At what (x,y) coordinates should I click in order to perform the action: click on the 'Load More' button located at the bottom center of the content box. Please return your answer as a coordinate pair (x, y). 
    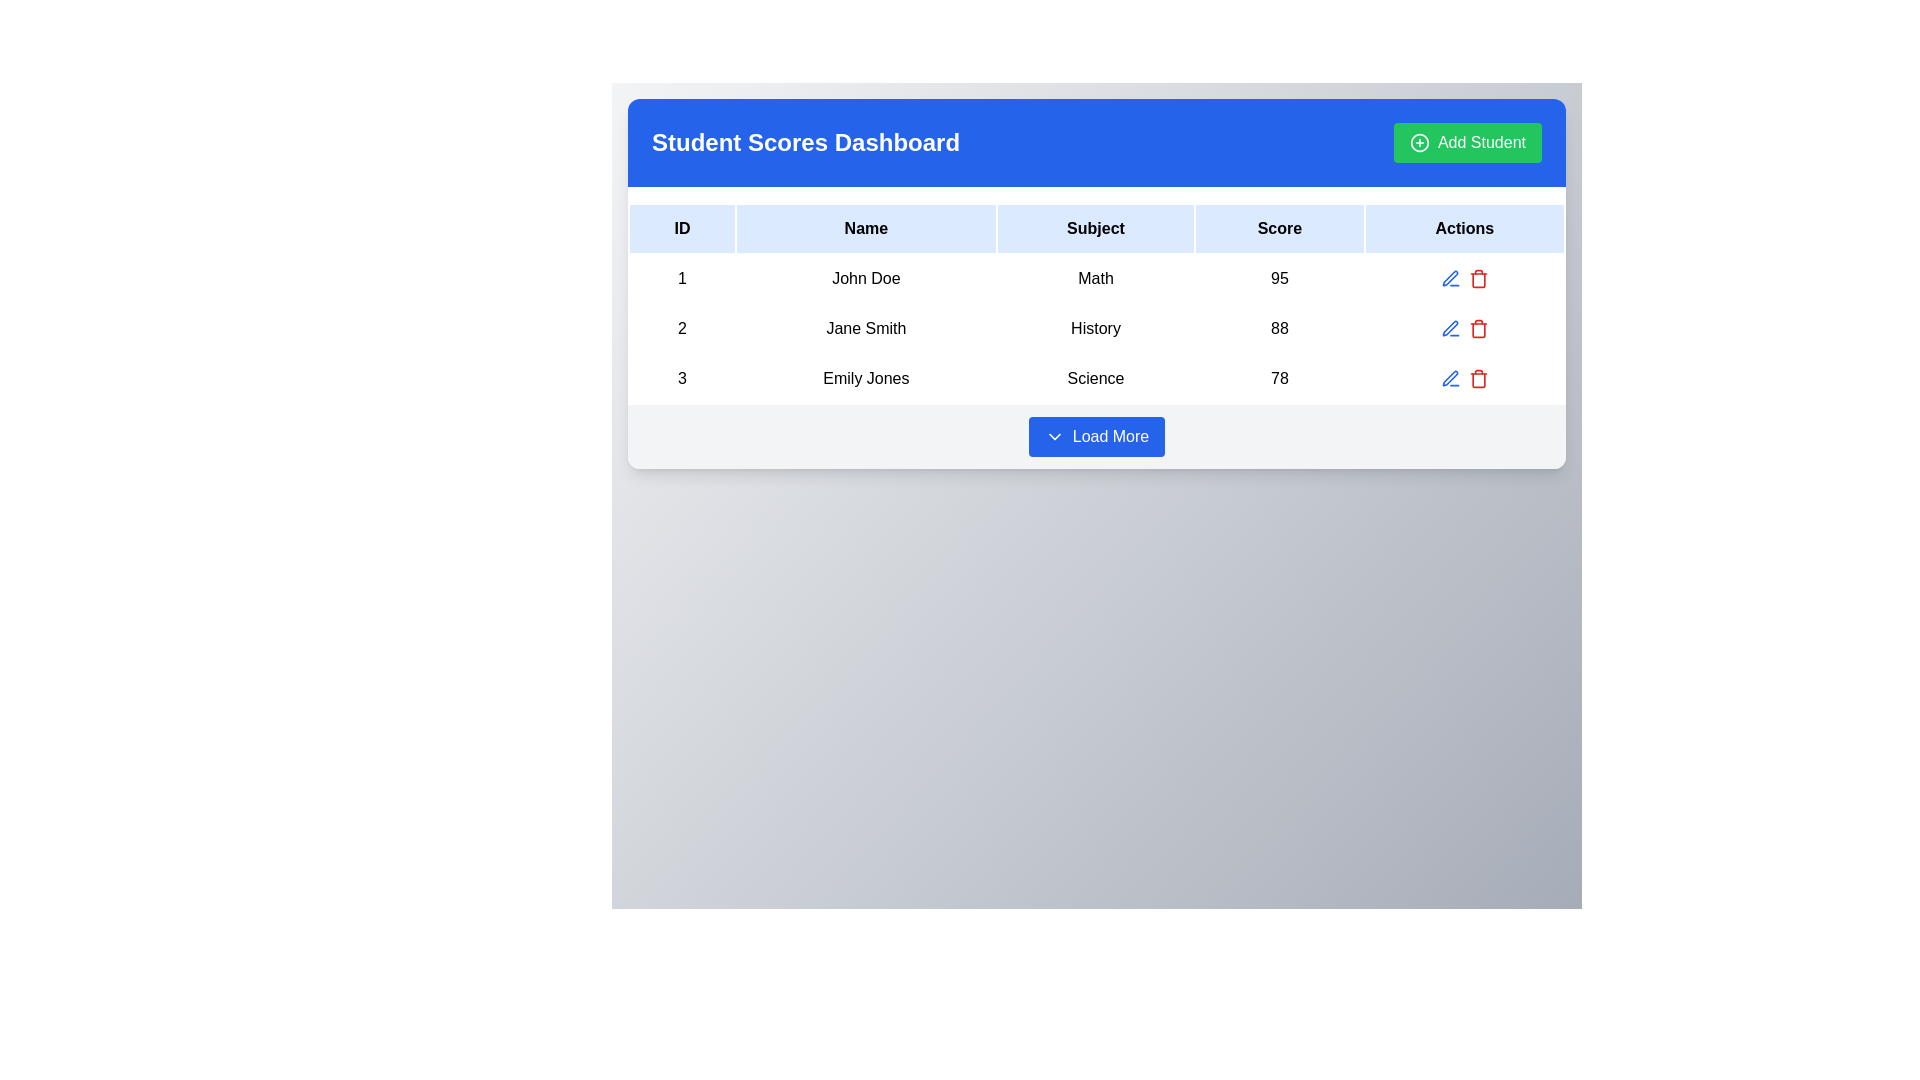
    Looking at the image, I should click on (1096, 435).